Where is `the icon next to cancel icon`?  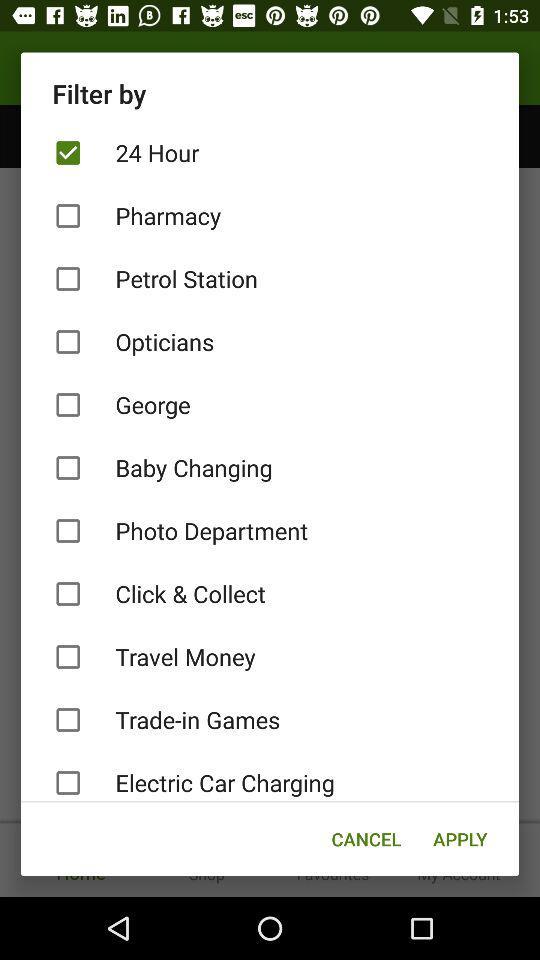 the icon next to cancel icon is located at coordinates (460, 839).